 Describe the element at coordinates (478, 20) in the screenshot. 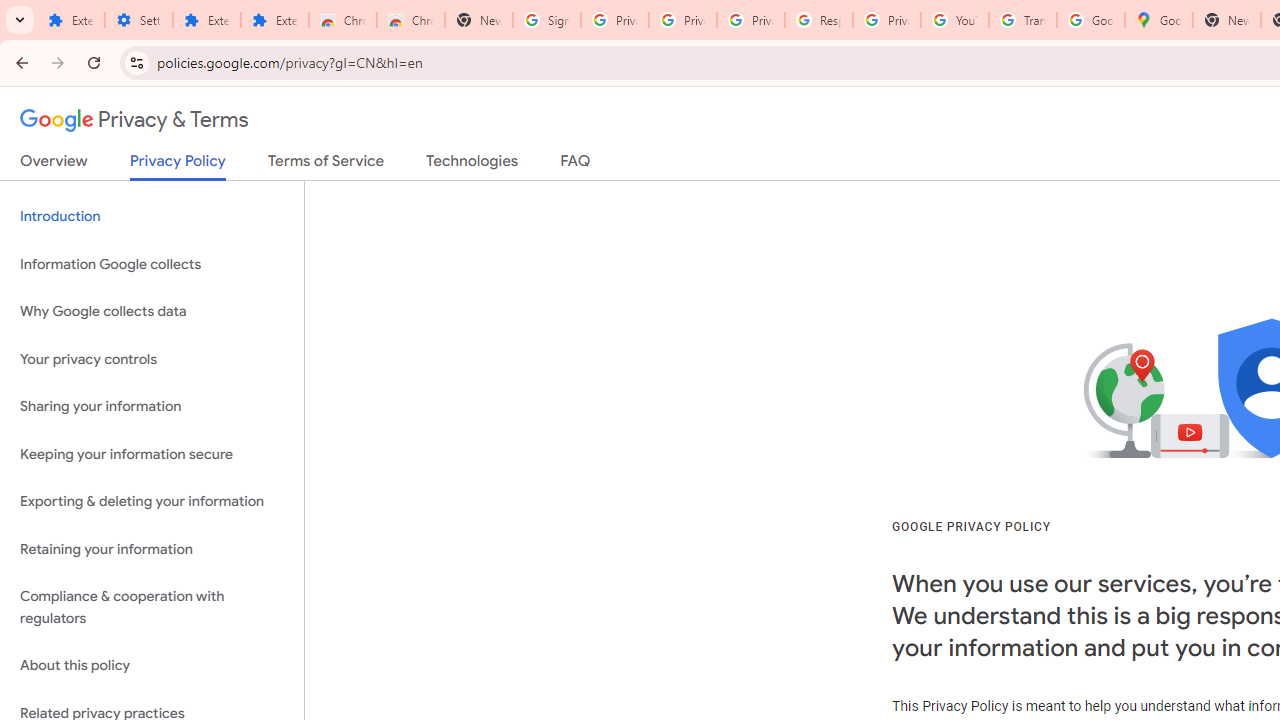

I see `'New Tab'` at that location.